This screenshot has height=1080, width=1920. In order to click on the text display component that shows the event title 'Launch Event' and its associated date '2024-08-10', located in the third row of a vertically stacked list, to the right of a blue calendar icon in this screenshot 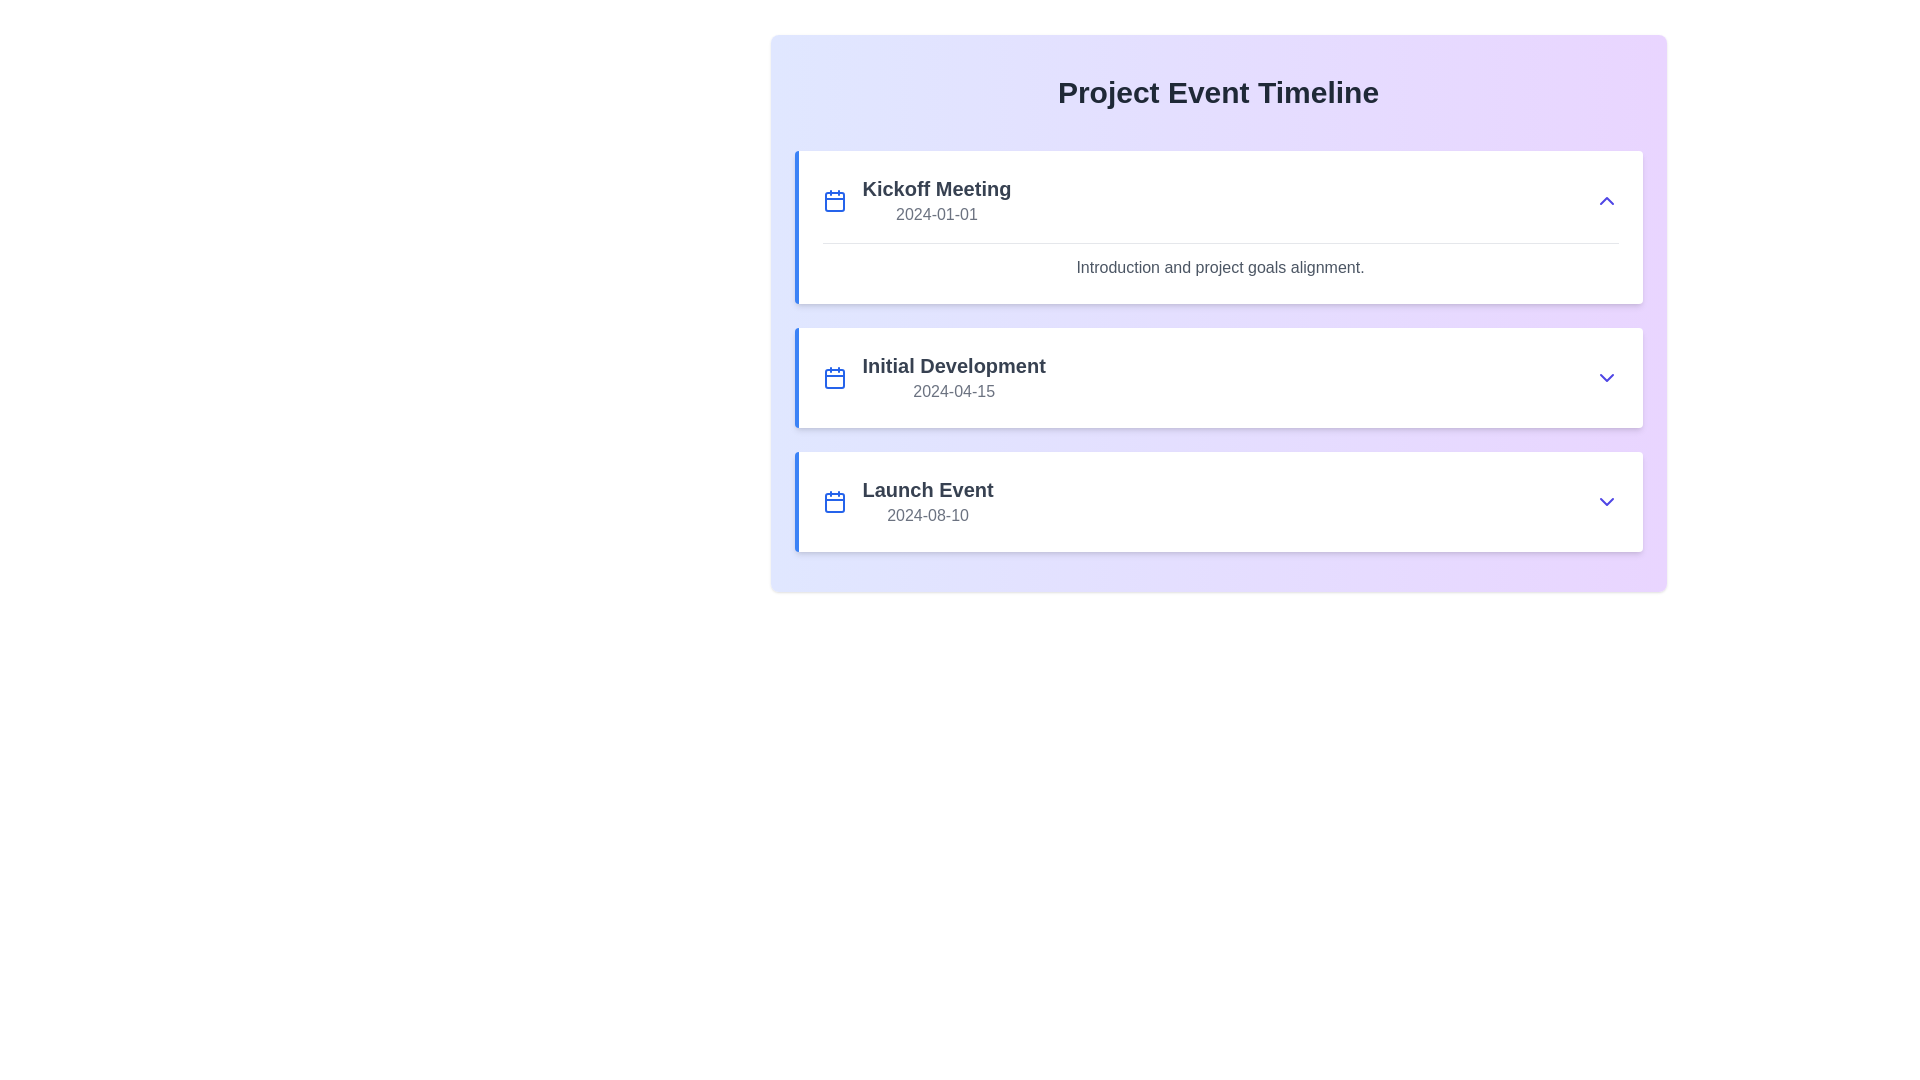, I will do `click(927, 500)`.